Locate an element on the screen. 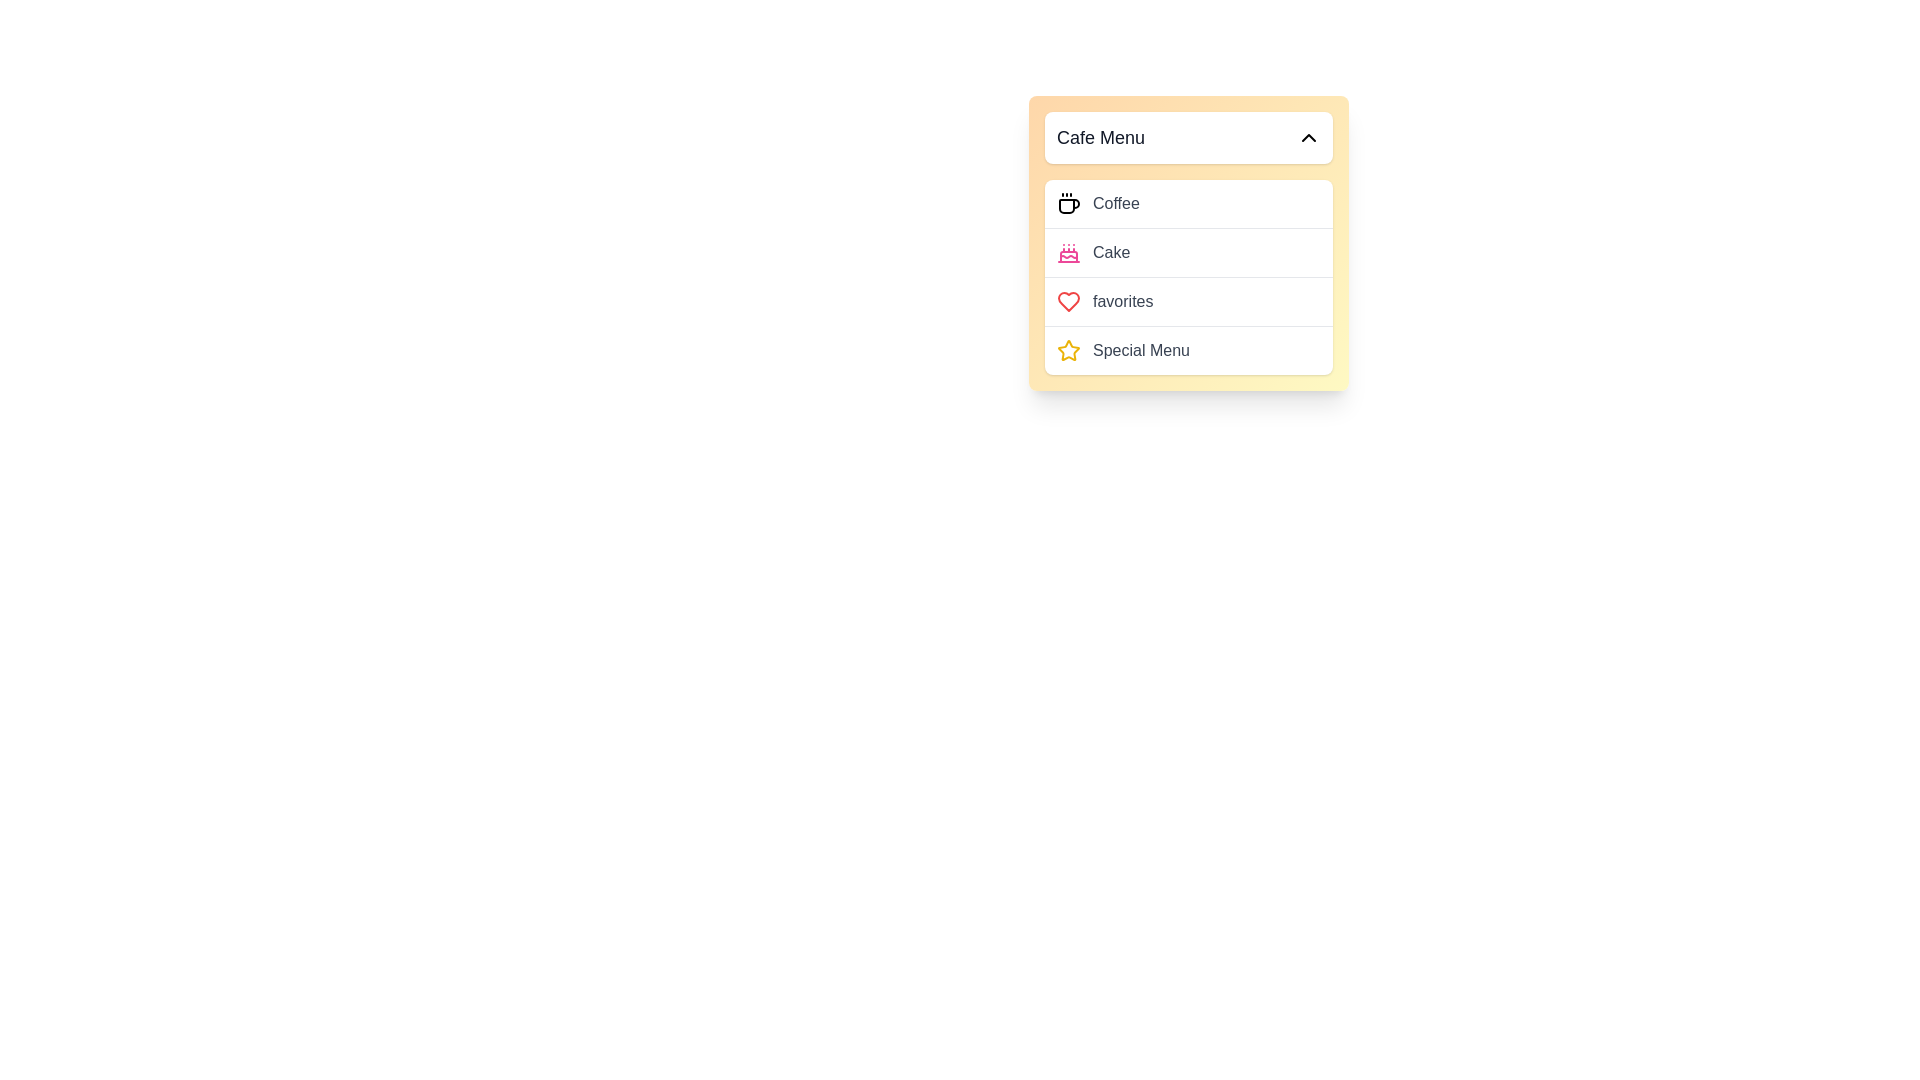  the yellow star icon with a hollow center located near the top-right quadrant of the interface, adjacent to menu items is located at coordinates (1067, 349).